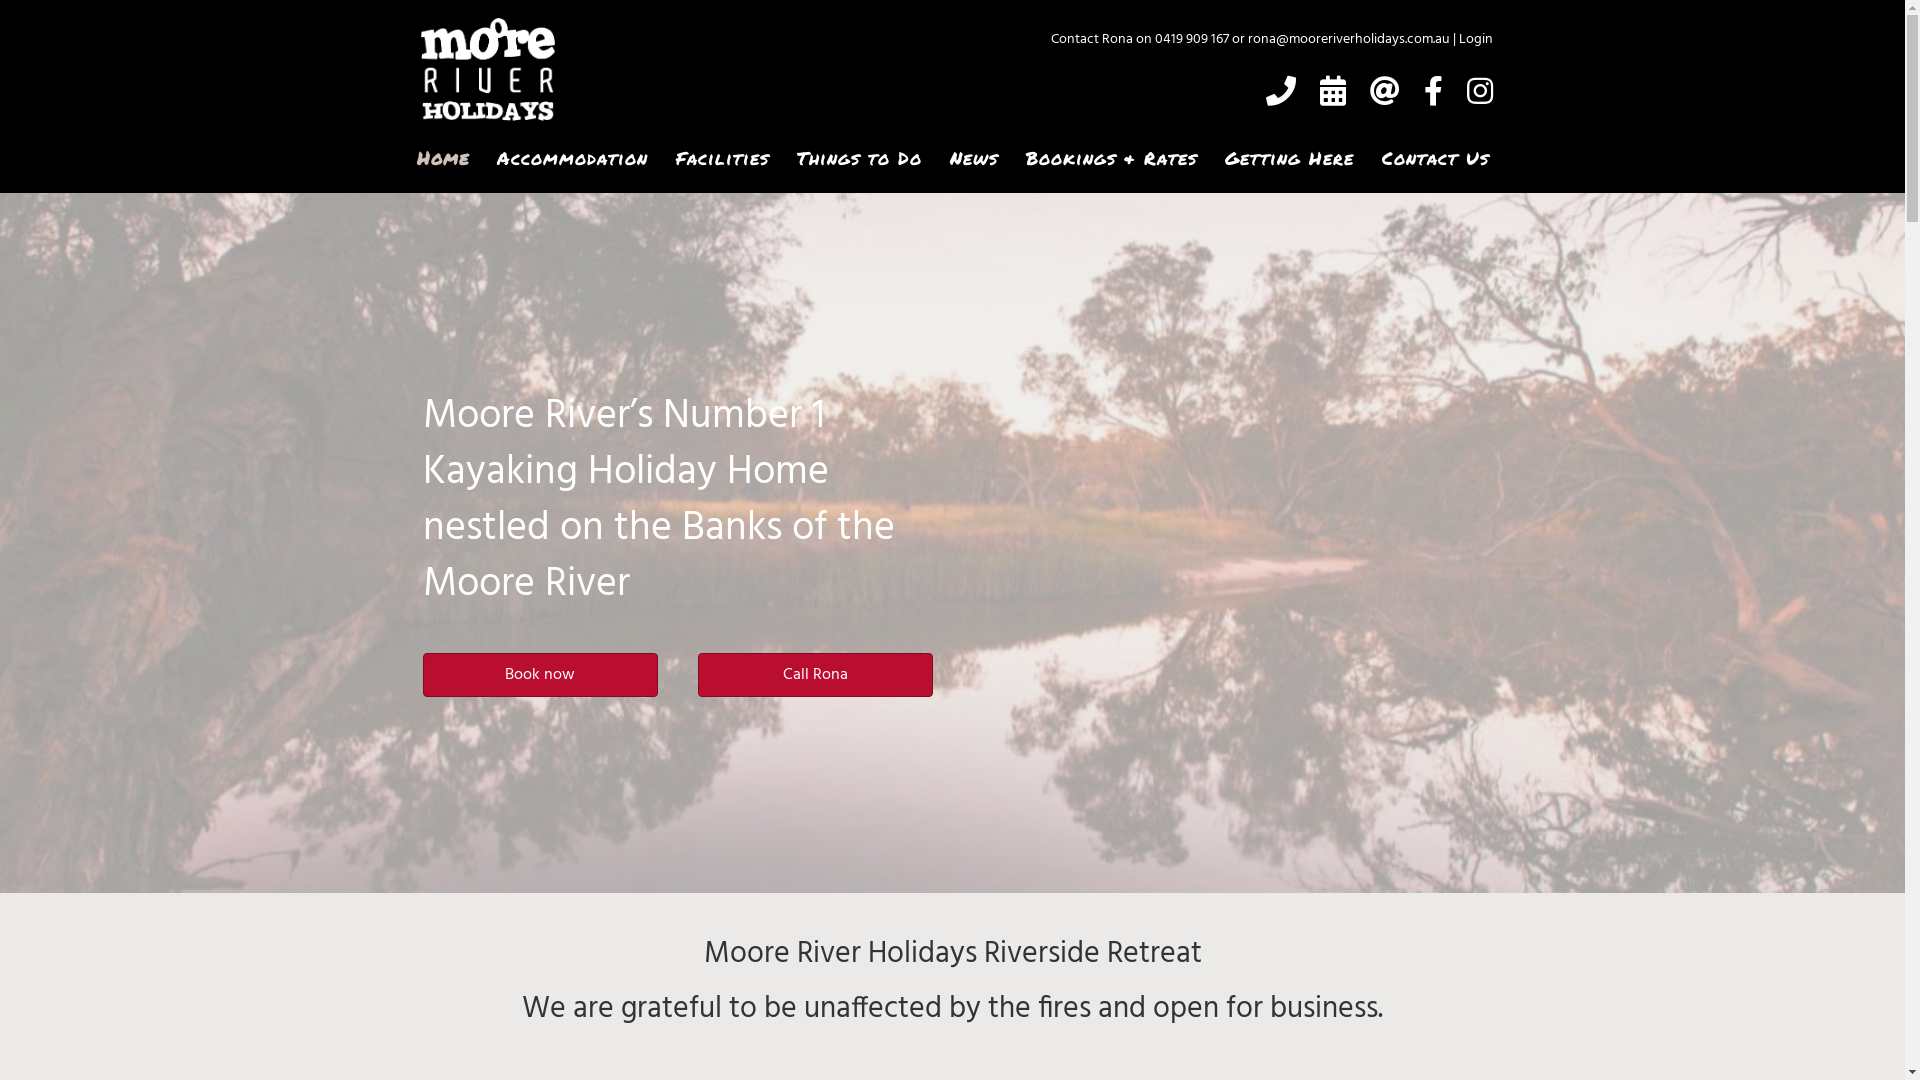 Image resolution: width=1920 pixels, height=1080 pixels. What do you see at coordinates (1434, 157) in the screenshot?
I see `'Contact Us'` at bounding box center [1434, 157].